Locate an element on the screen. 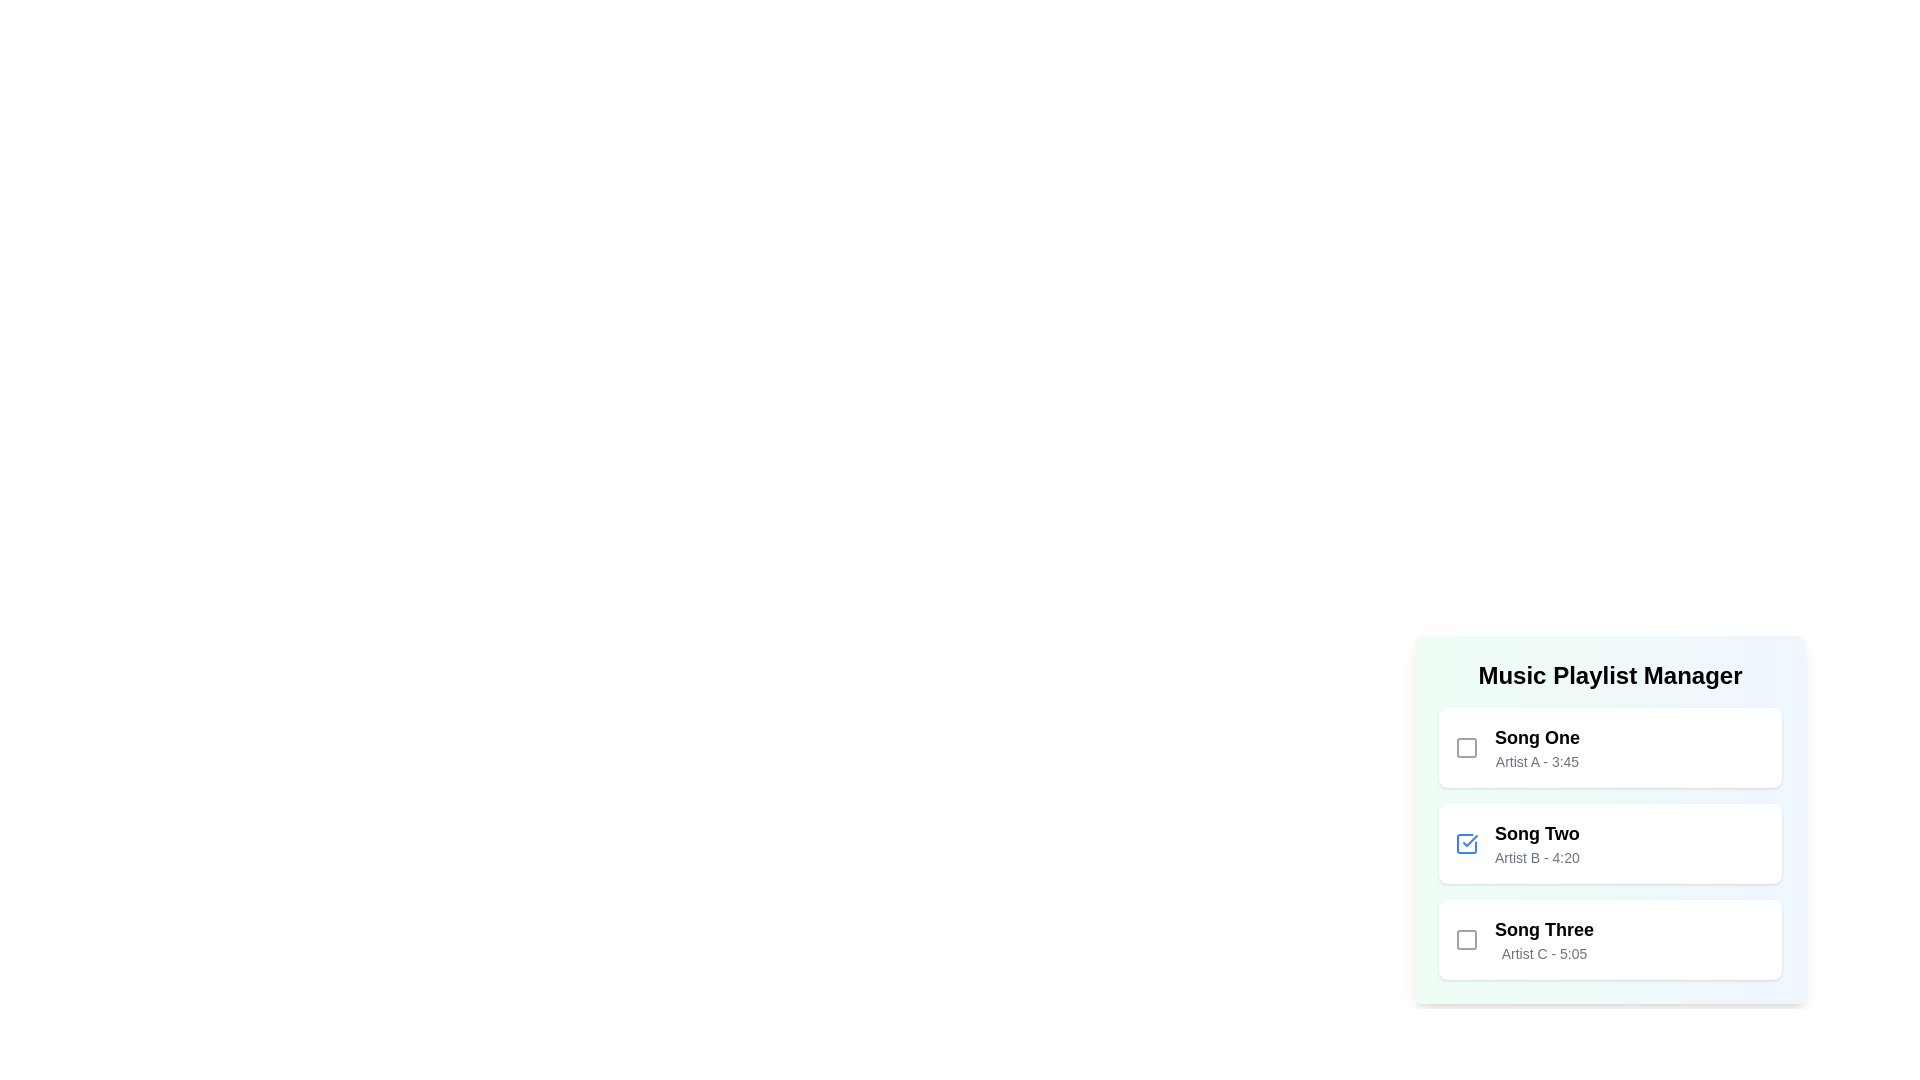 This screenshot has width=1920, height=1080. the third item in the music playlist manager that displays information about a song, including its title, artist, and duration is located at coordinates (1543, 940).